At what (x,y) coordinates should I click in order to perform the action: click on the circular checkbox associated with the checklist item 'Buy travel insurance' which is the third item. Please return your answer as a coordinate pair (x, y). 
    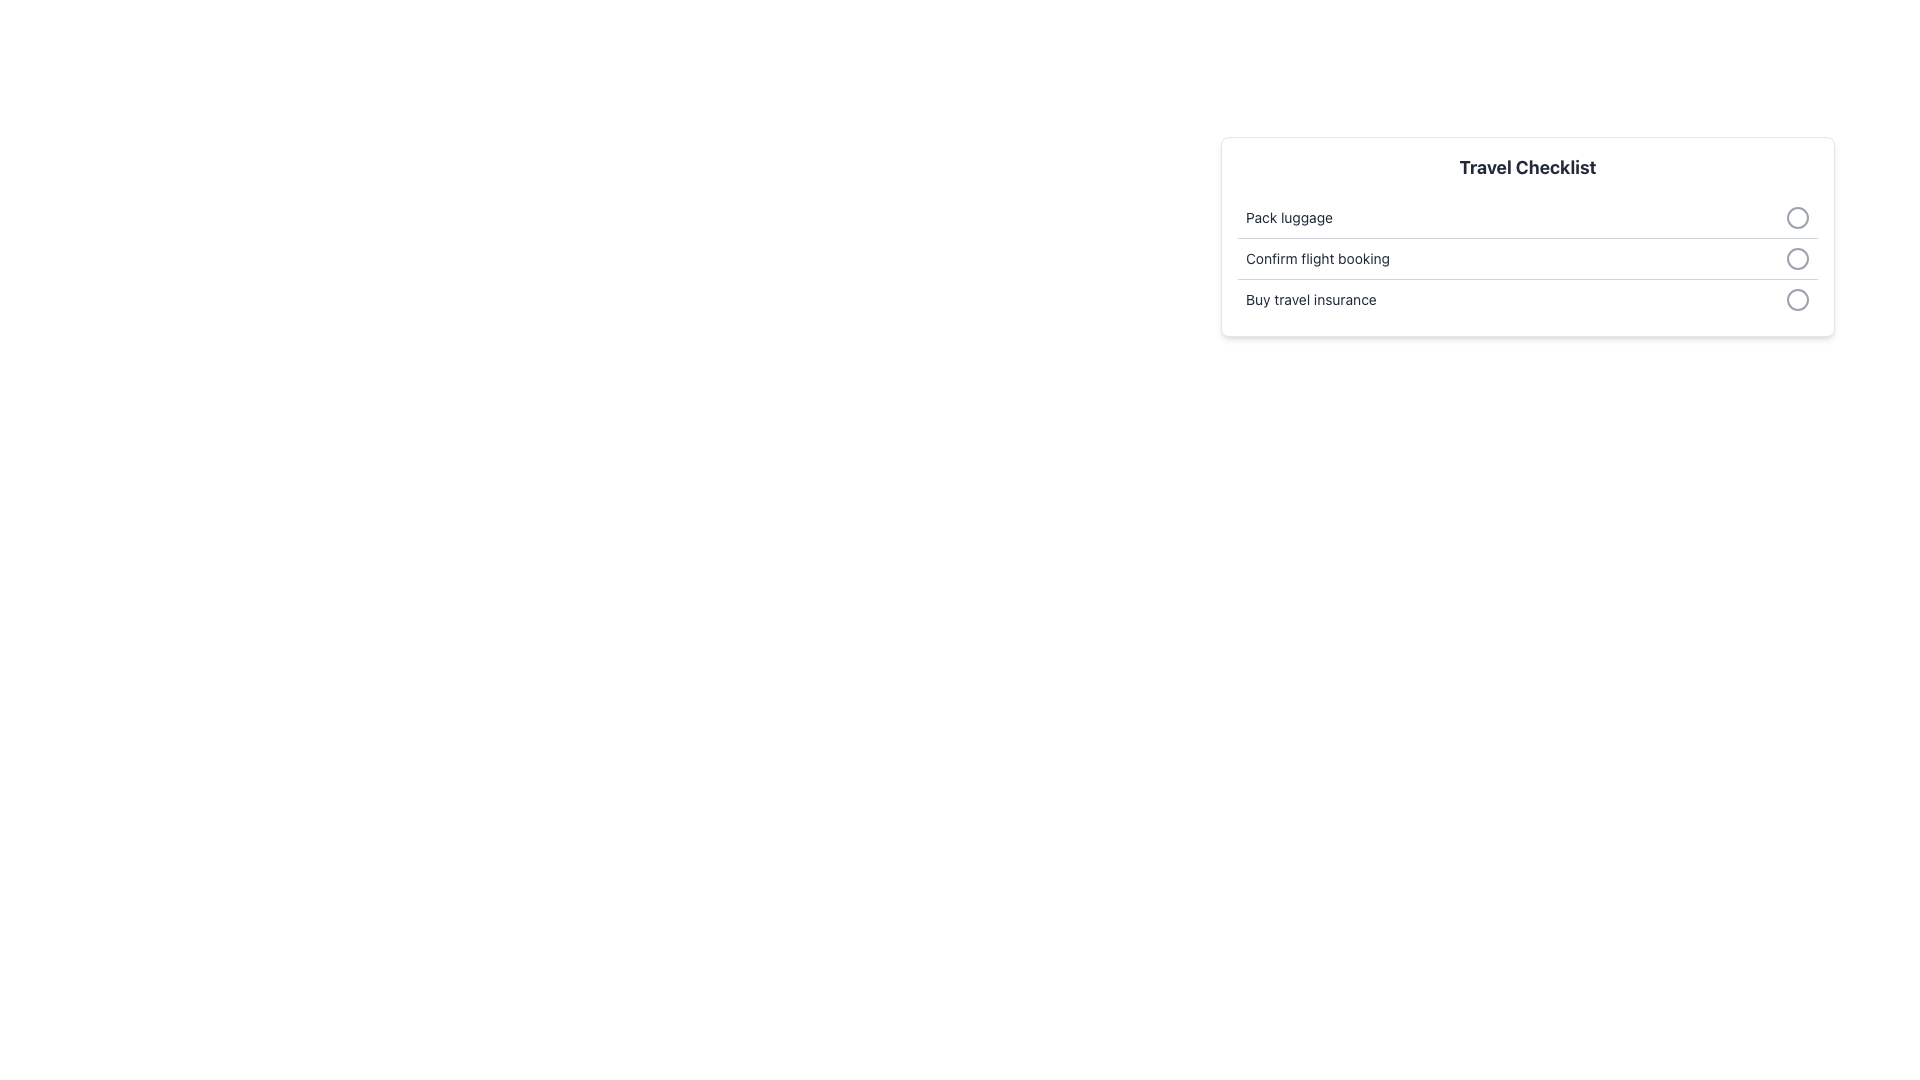
    Looking at the image, I should click on (1526, 300).